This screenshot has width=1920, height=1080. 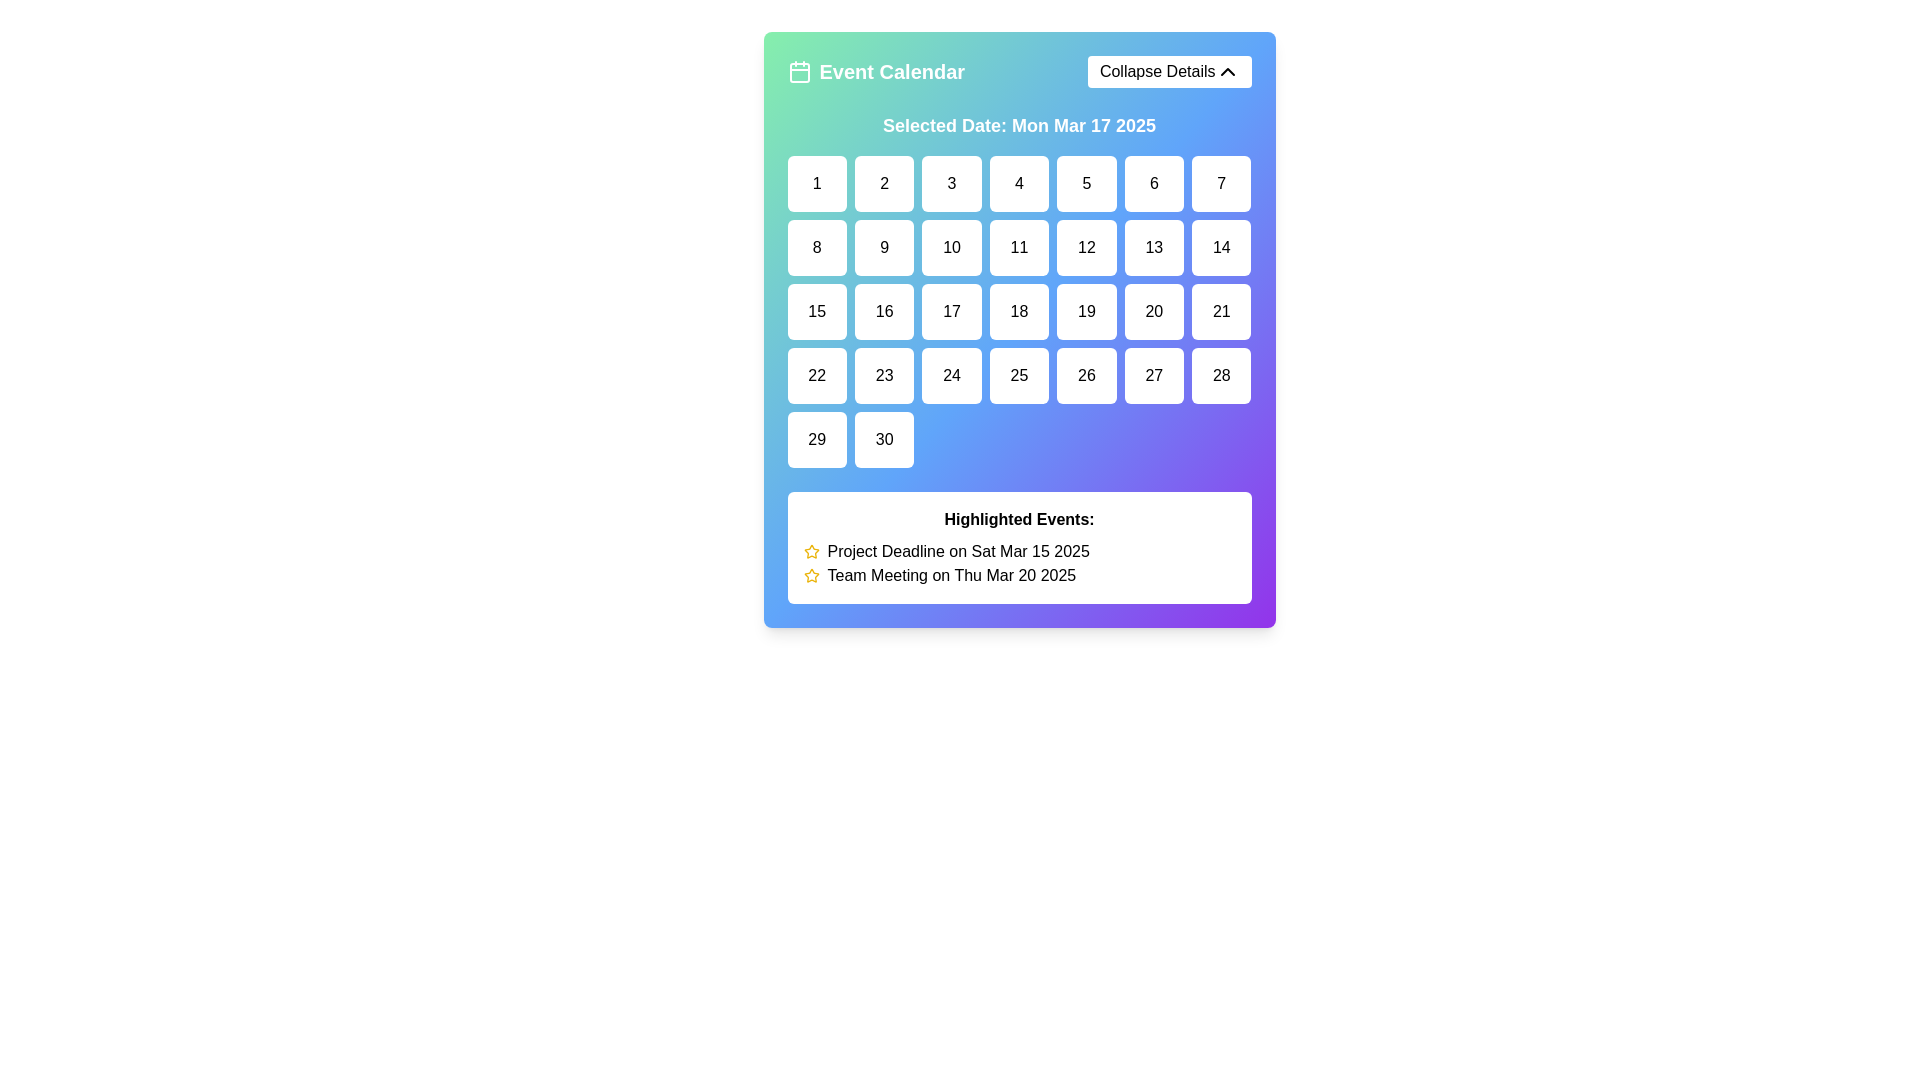 I want to click on the square button with the number '20' in a black font, located in the third row and sixth column of the calendar grid layout, so click(x=1154, y=312).